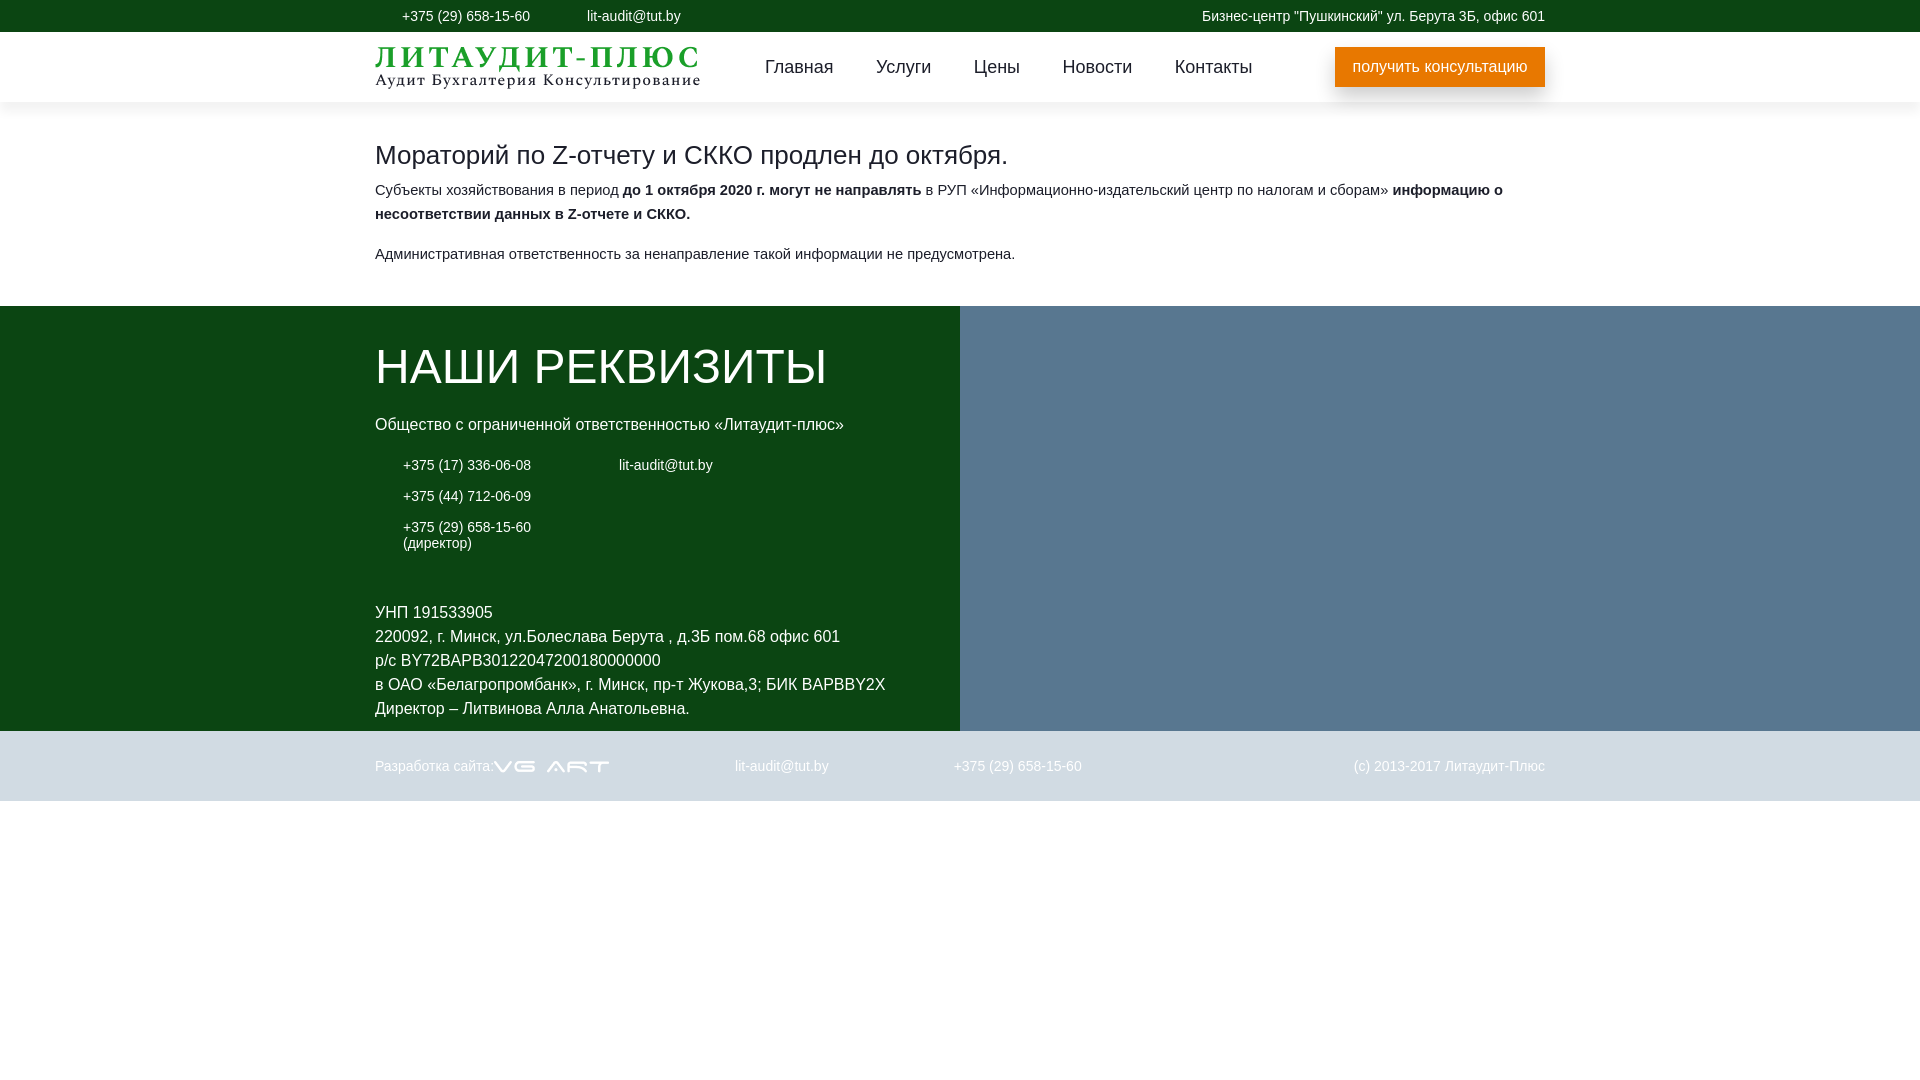 The width and height of the screenshot is (1920, 1080). What do you see at coordinates (465, 495) in the screenshot?
I see `'+375 (44) 712-06-09'` at bounding box center [465, 495].